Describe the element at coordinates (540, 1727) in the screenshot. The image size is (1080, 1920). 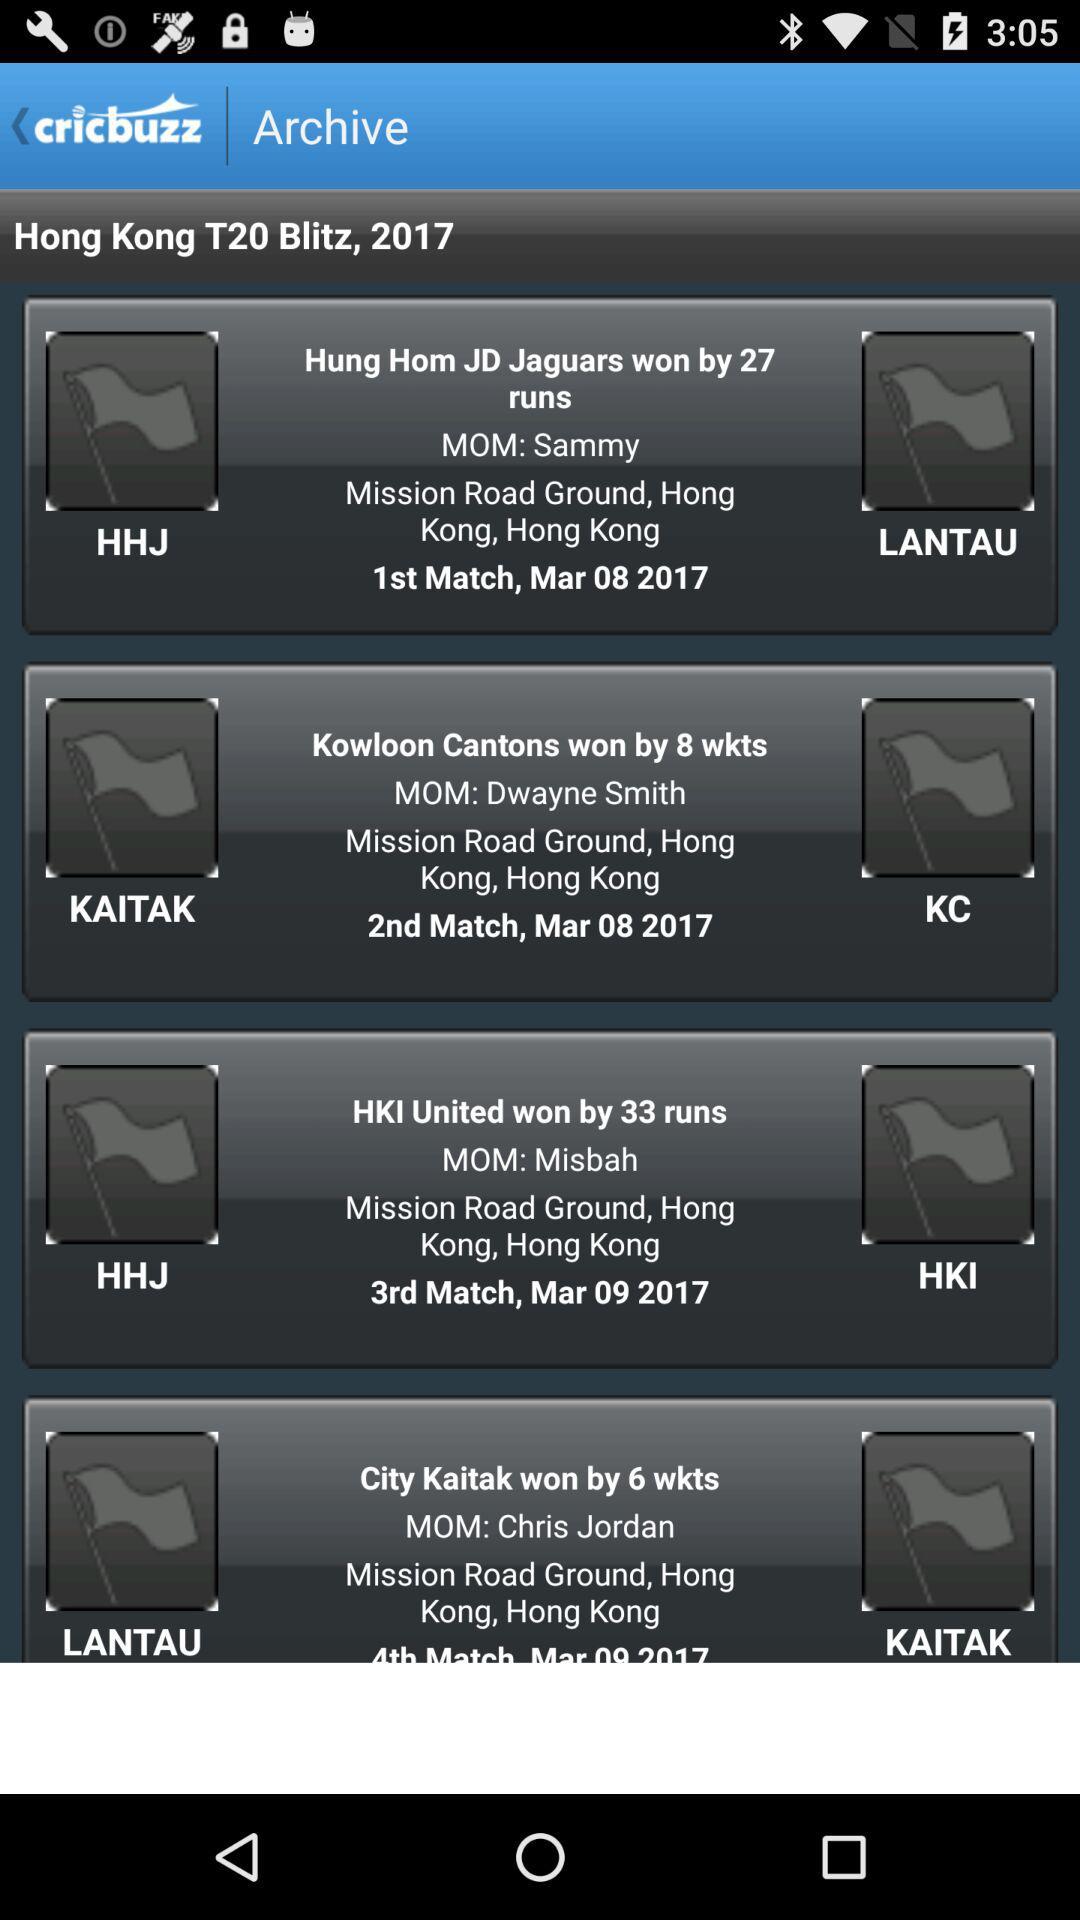
I see `item below lantau item` at that location.